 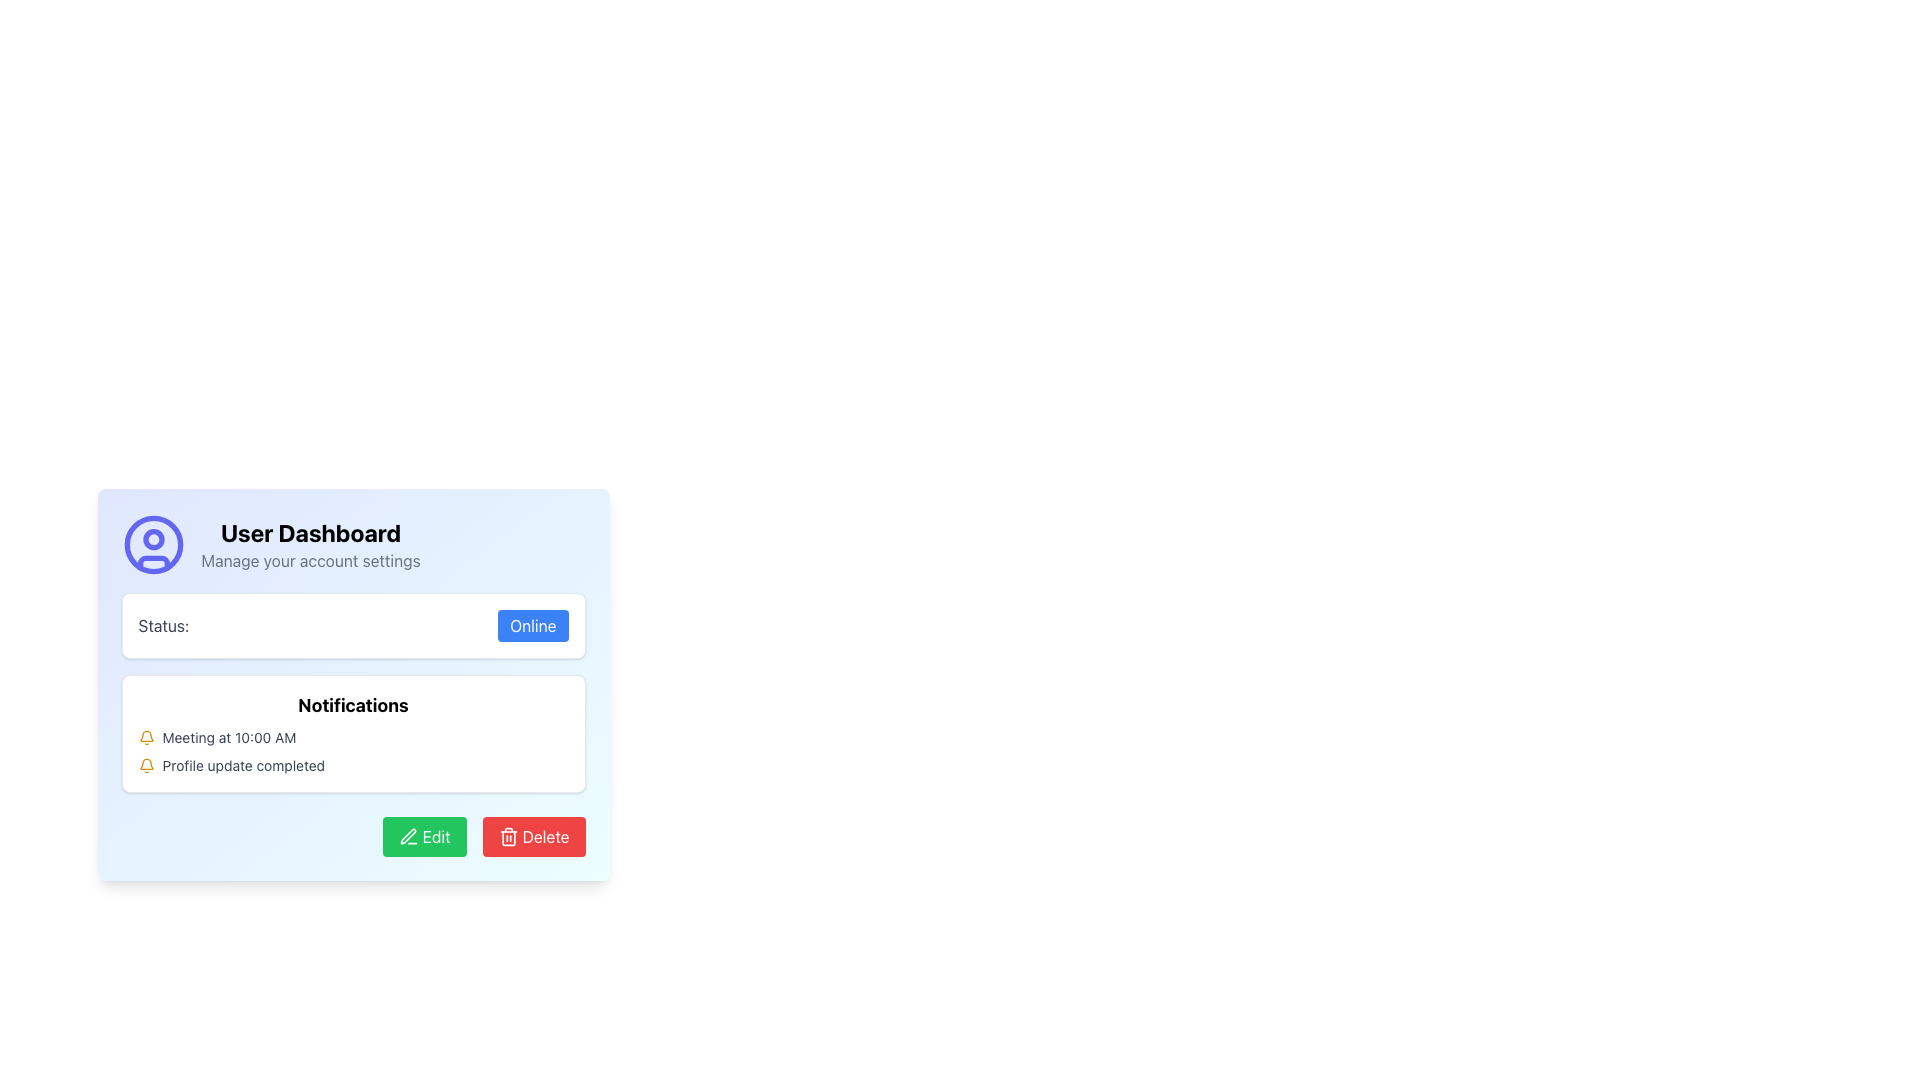 I want to click on the profile icon of the 'User Dashboard' composite element, which has a circular shape with a blue outline, so click(x=353, y=544).